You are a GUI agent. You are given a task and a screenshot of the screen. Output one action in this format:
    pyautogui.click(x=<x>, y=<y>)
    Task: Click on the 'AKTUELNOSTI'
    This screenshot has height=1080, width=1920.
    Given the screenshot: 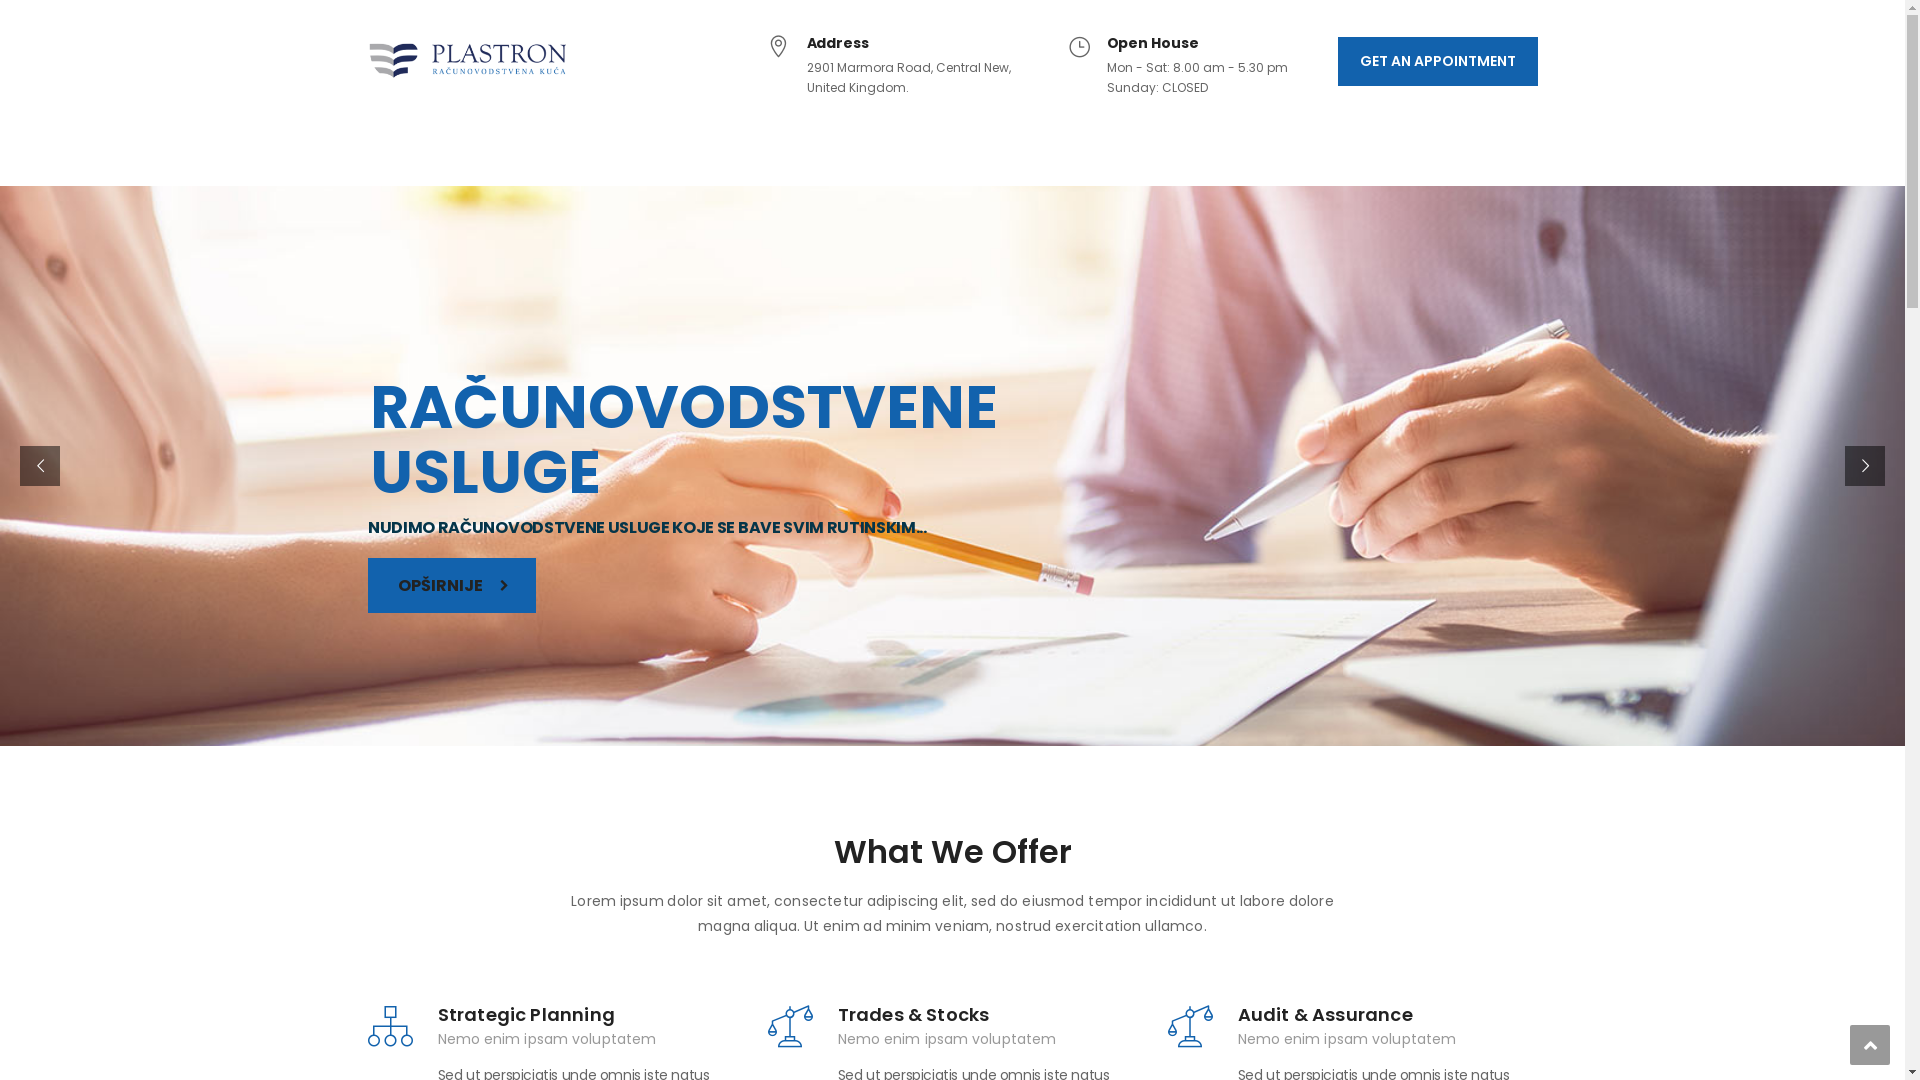 What is the action you would take?
    pyautogui.click(x=896, y=152)
    